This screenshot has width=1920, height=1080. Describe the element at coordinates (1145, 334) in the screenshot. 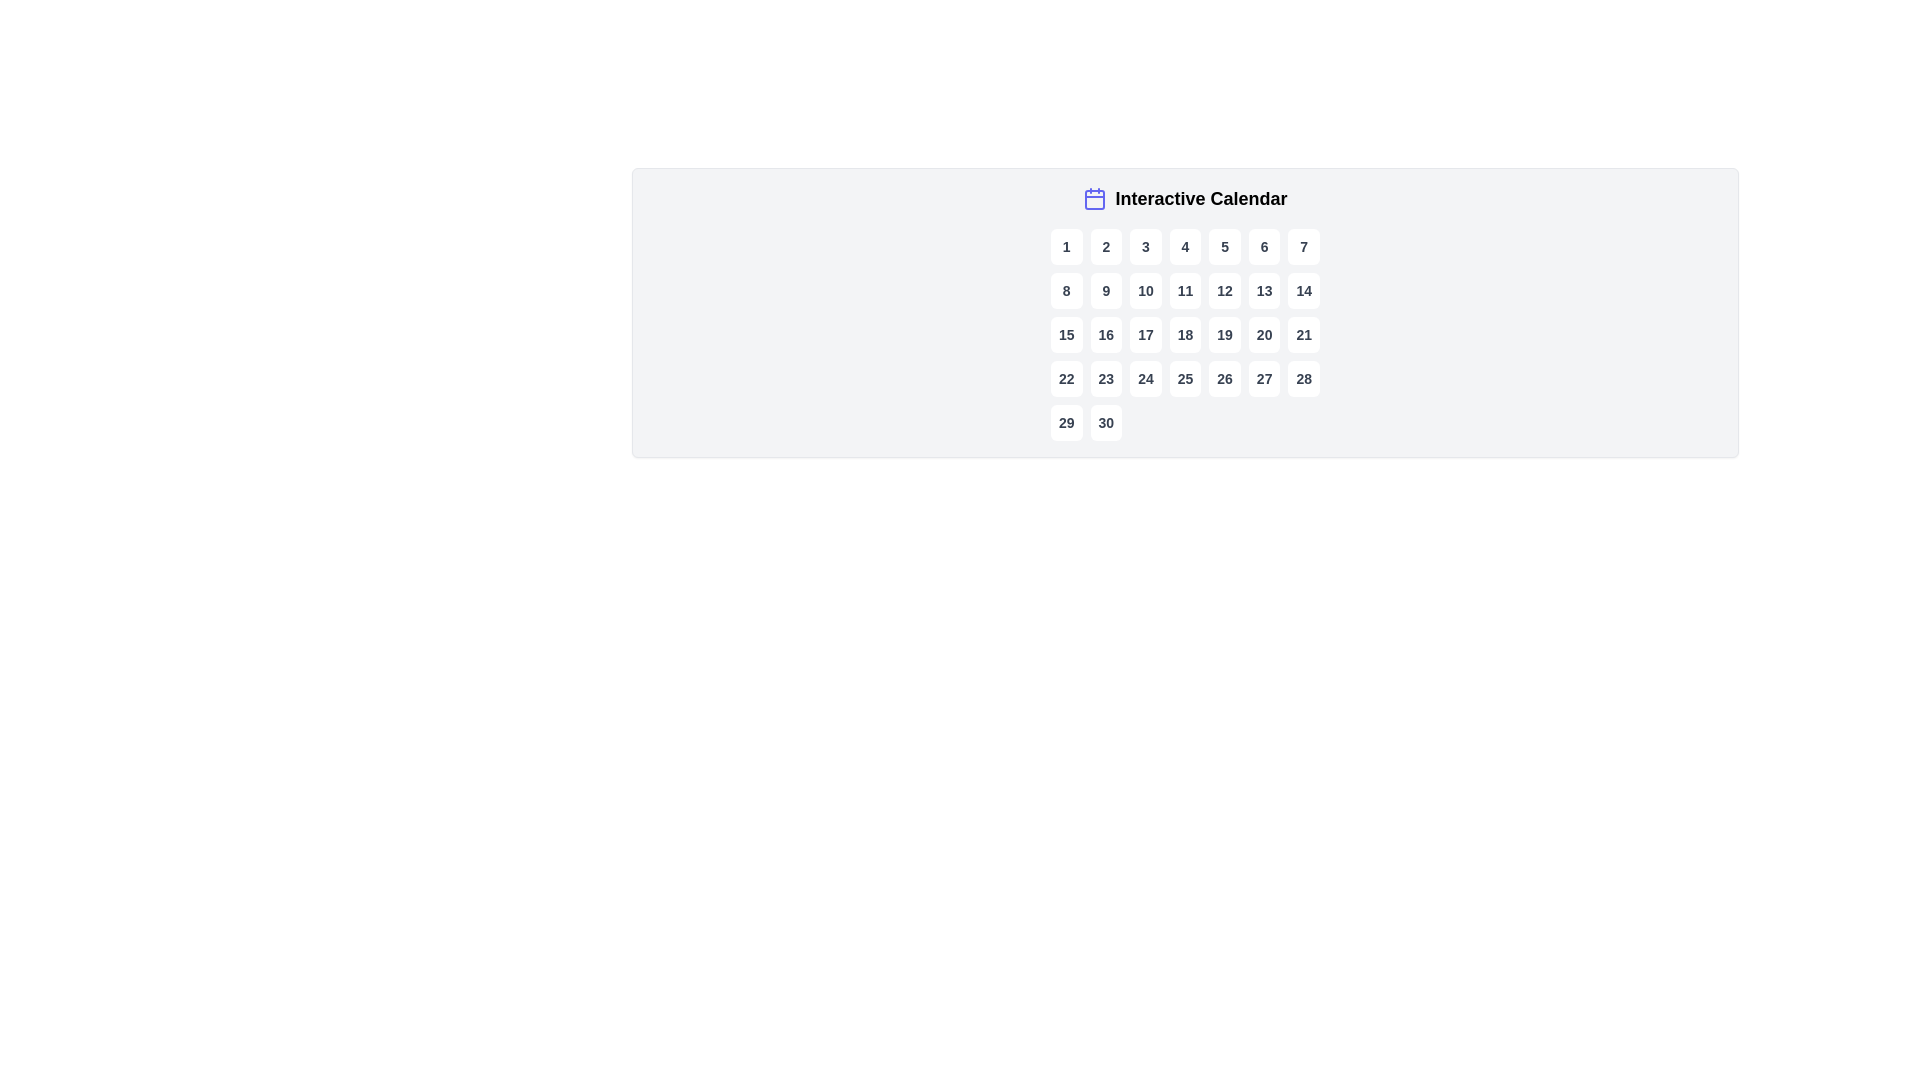

I see `the square button displaying the number '17' in a bold, dark-gray font, which is part of a calendar grid layout` at that location.